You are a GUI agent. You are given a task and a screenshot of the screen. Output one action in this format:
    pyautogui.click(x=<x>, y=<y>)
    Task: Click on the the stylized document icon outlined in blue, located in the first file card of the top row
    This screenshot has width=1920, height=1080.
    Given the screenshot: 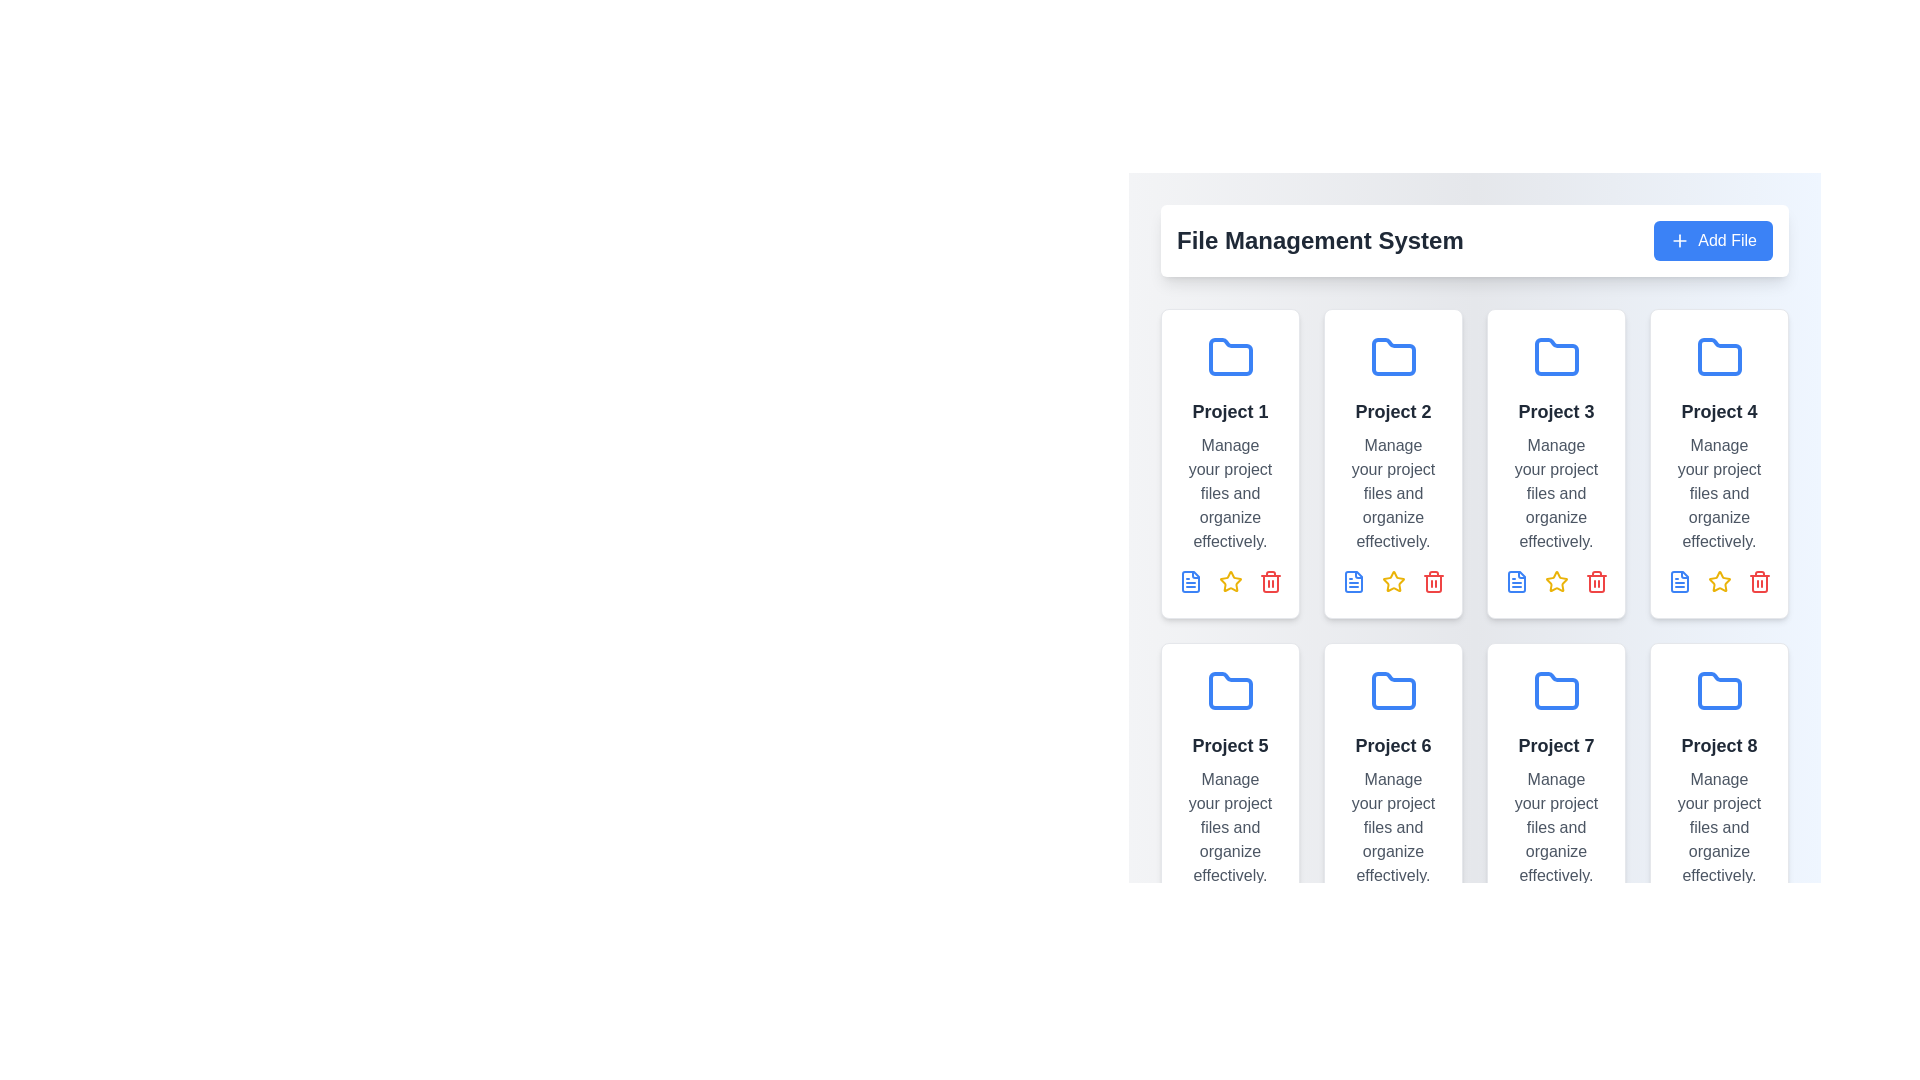 What is the action you would take?
    pyautogui.click(x=1353, y=582)
    